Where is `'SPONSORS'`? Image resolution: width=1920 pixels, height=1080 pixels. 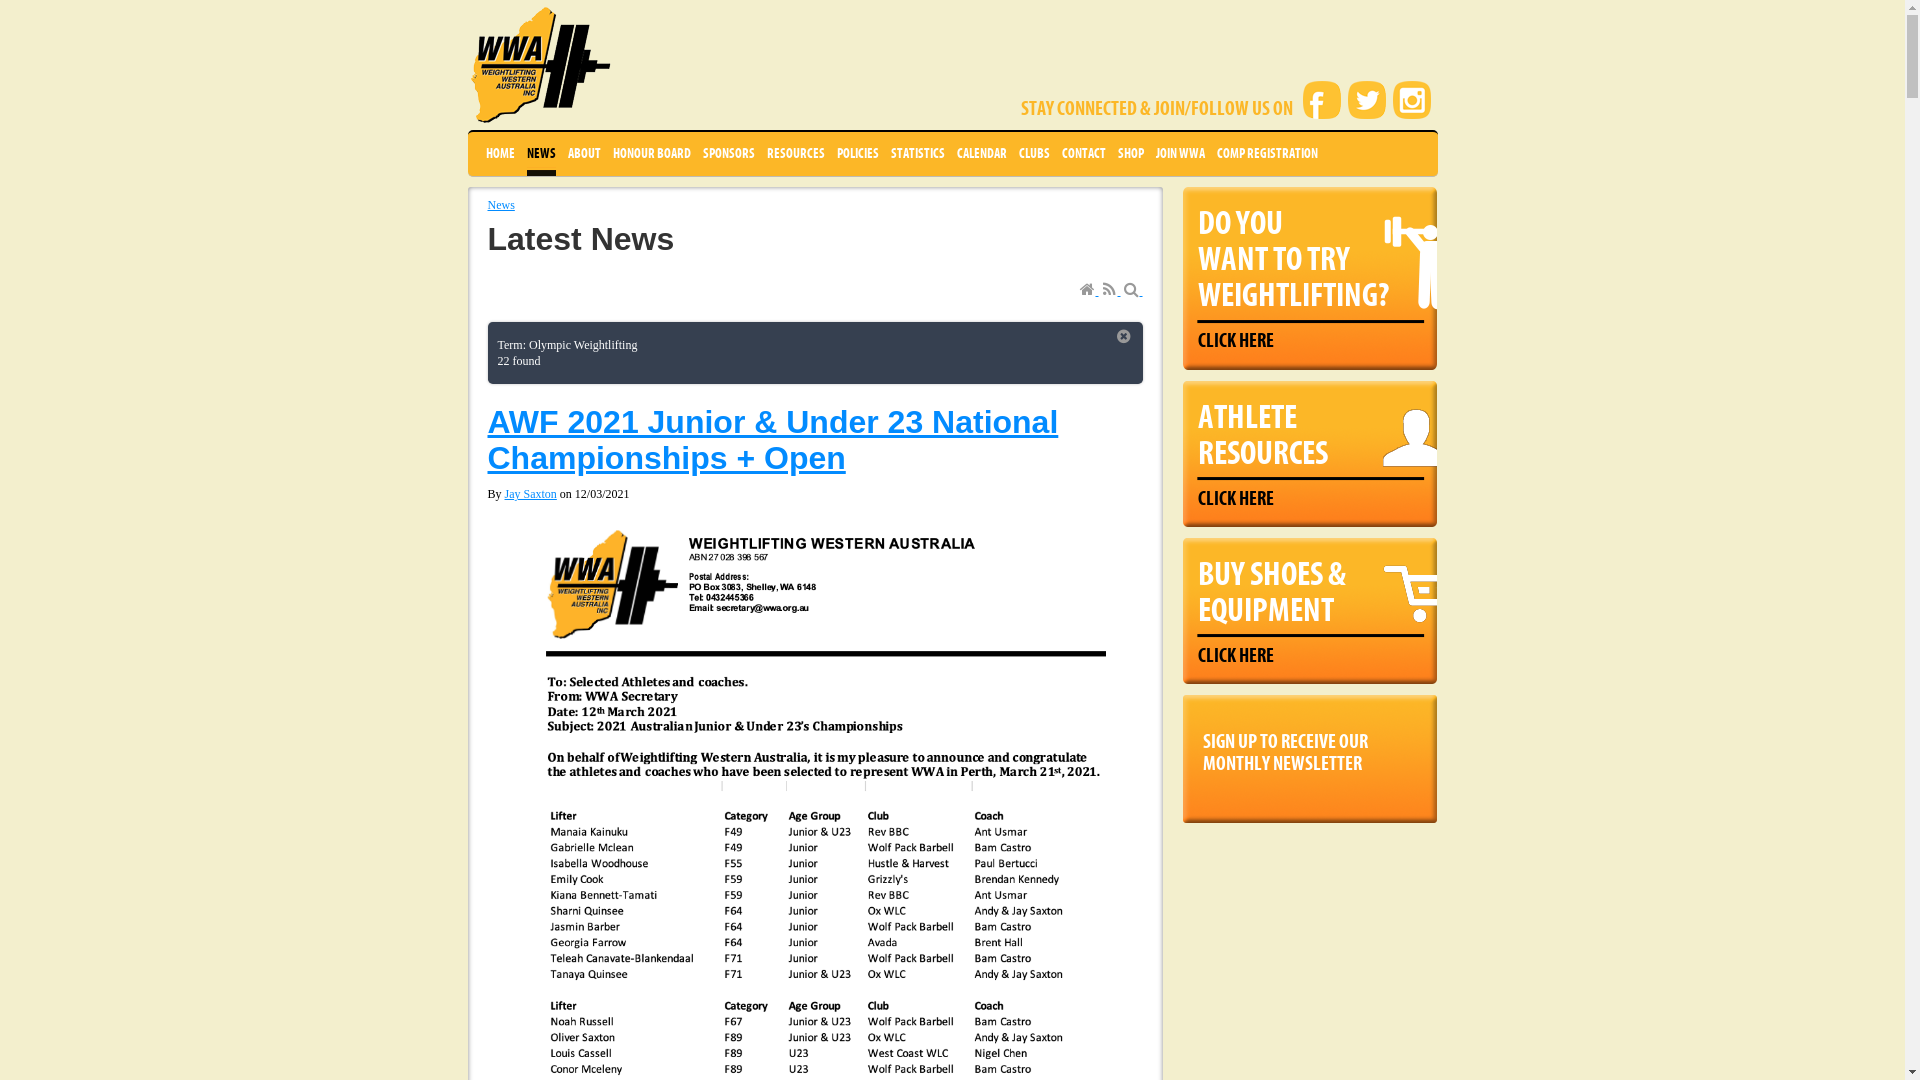 'SPONSORS' is located at coordinates (727, 153).